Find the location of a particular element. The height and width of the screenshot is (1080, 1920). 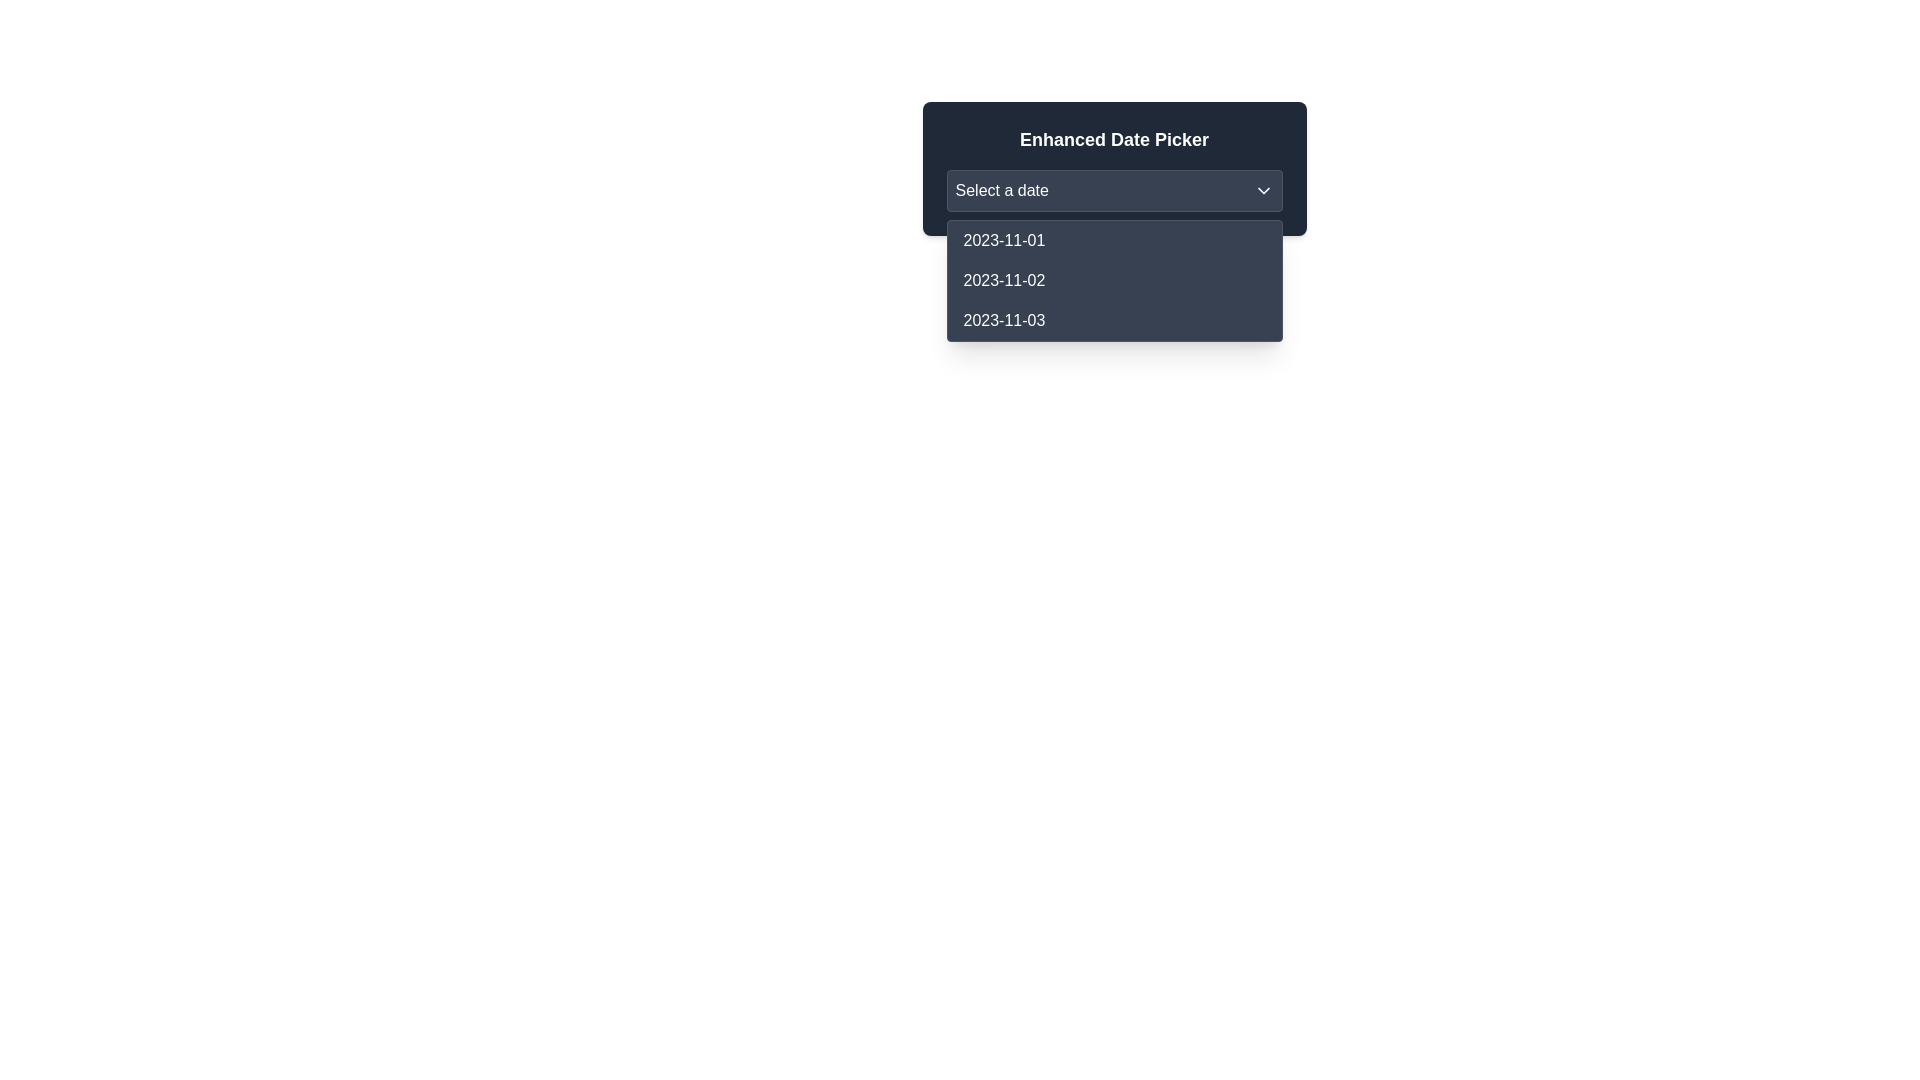

the downward-pointing chevron SVG icon located inside the 'Select a date' dropdown menu is located at coordinates (1262, 191).